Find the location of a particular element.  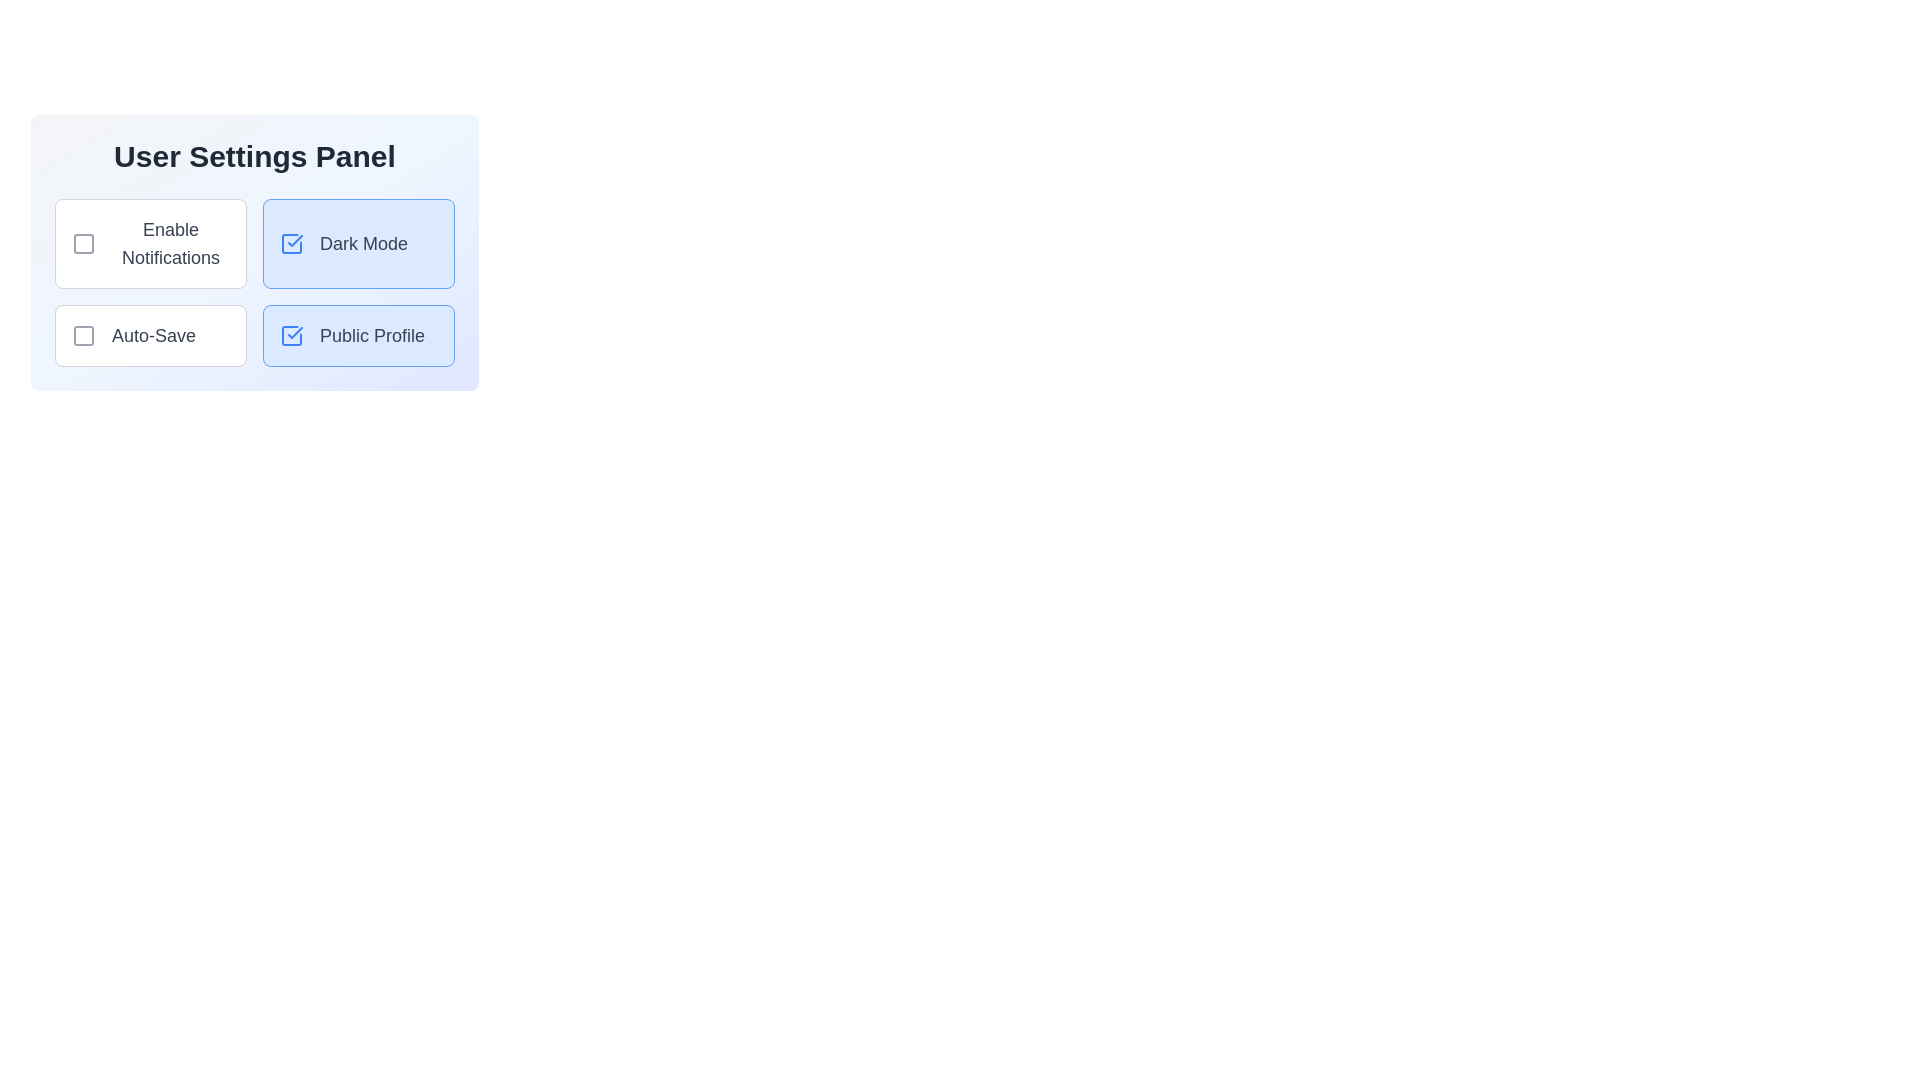

properties of the visual indicator square representing the 'Auto-Save' functionality located within the bottom left corner of the settings panel is located at coordinates (82, 334).